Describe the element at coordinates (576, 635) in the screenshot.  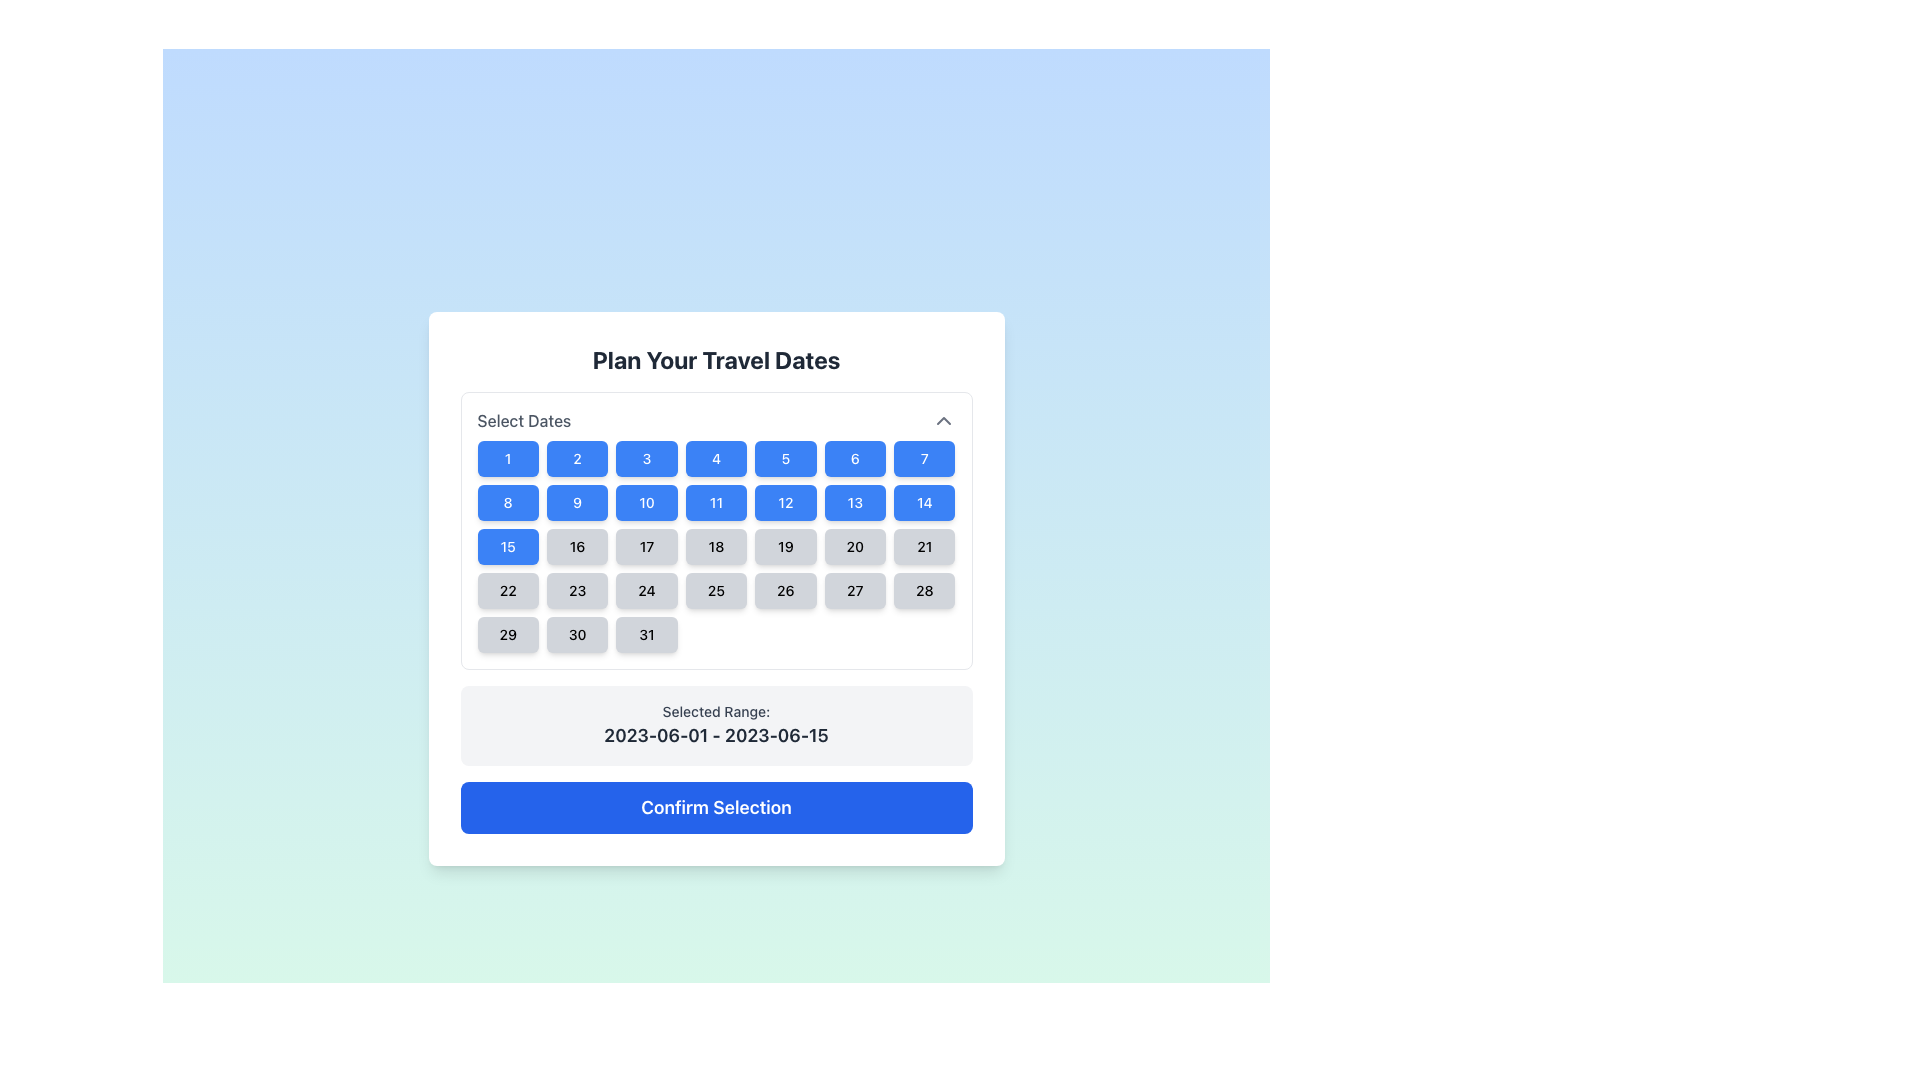
I see `the selectable date button for the date '30' located in the calendar grid under the 'Select Dates' section` at that location.